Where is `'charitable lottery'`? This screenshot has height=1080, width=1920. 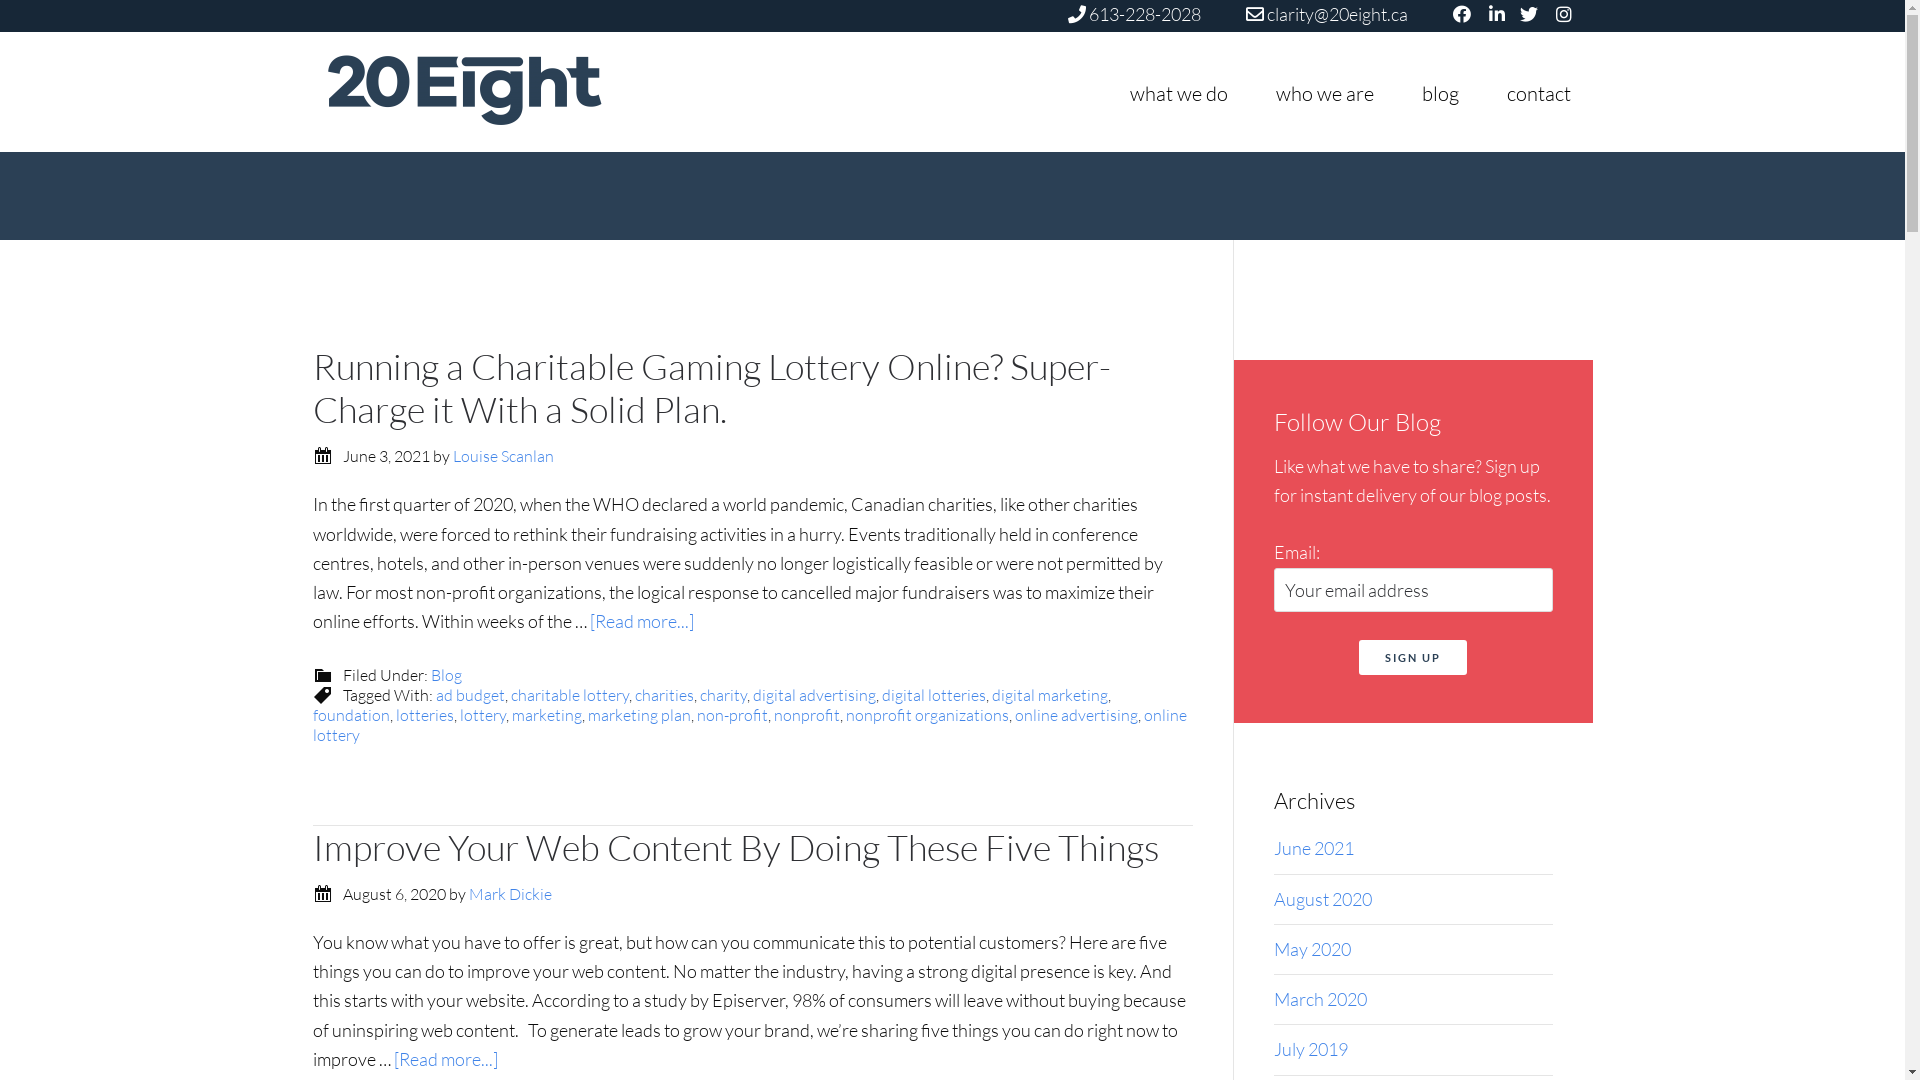 'charitable lottery' is located at coordinates (568, 693).